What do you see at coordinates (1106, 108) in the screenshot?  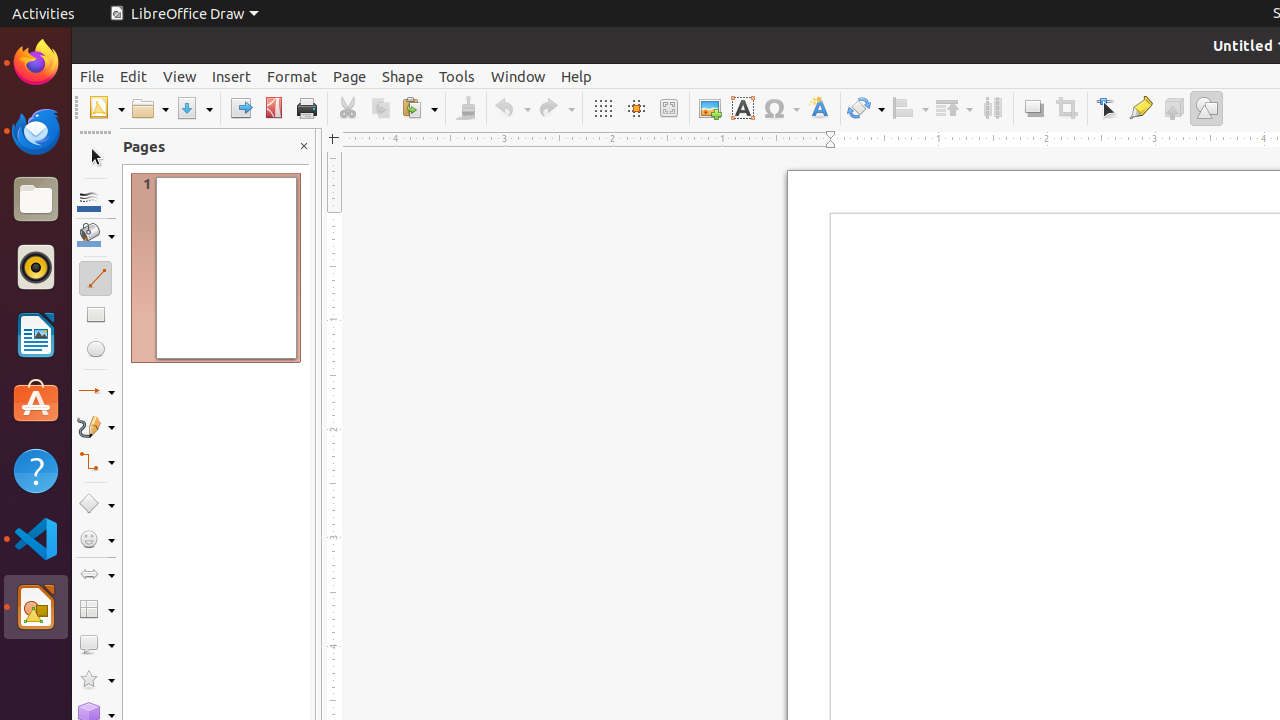 I see `'Edit Points'` at bounding box center [1106, 108].